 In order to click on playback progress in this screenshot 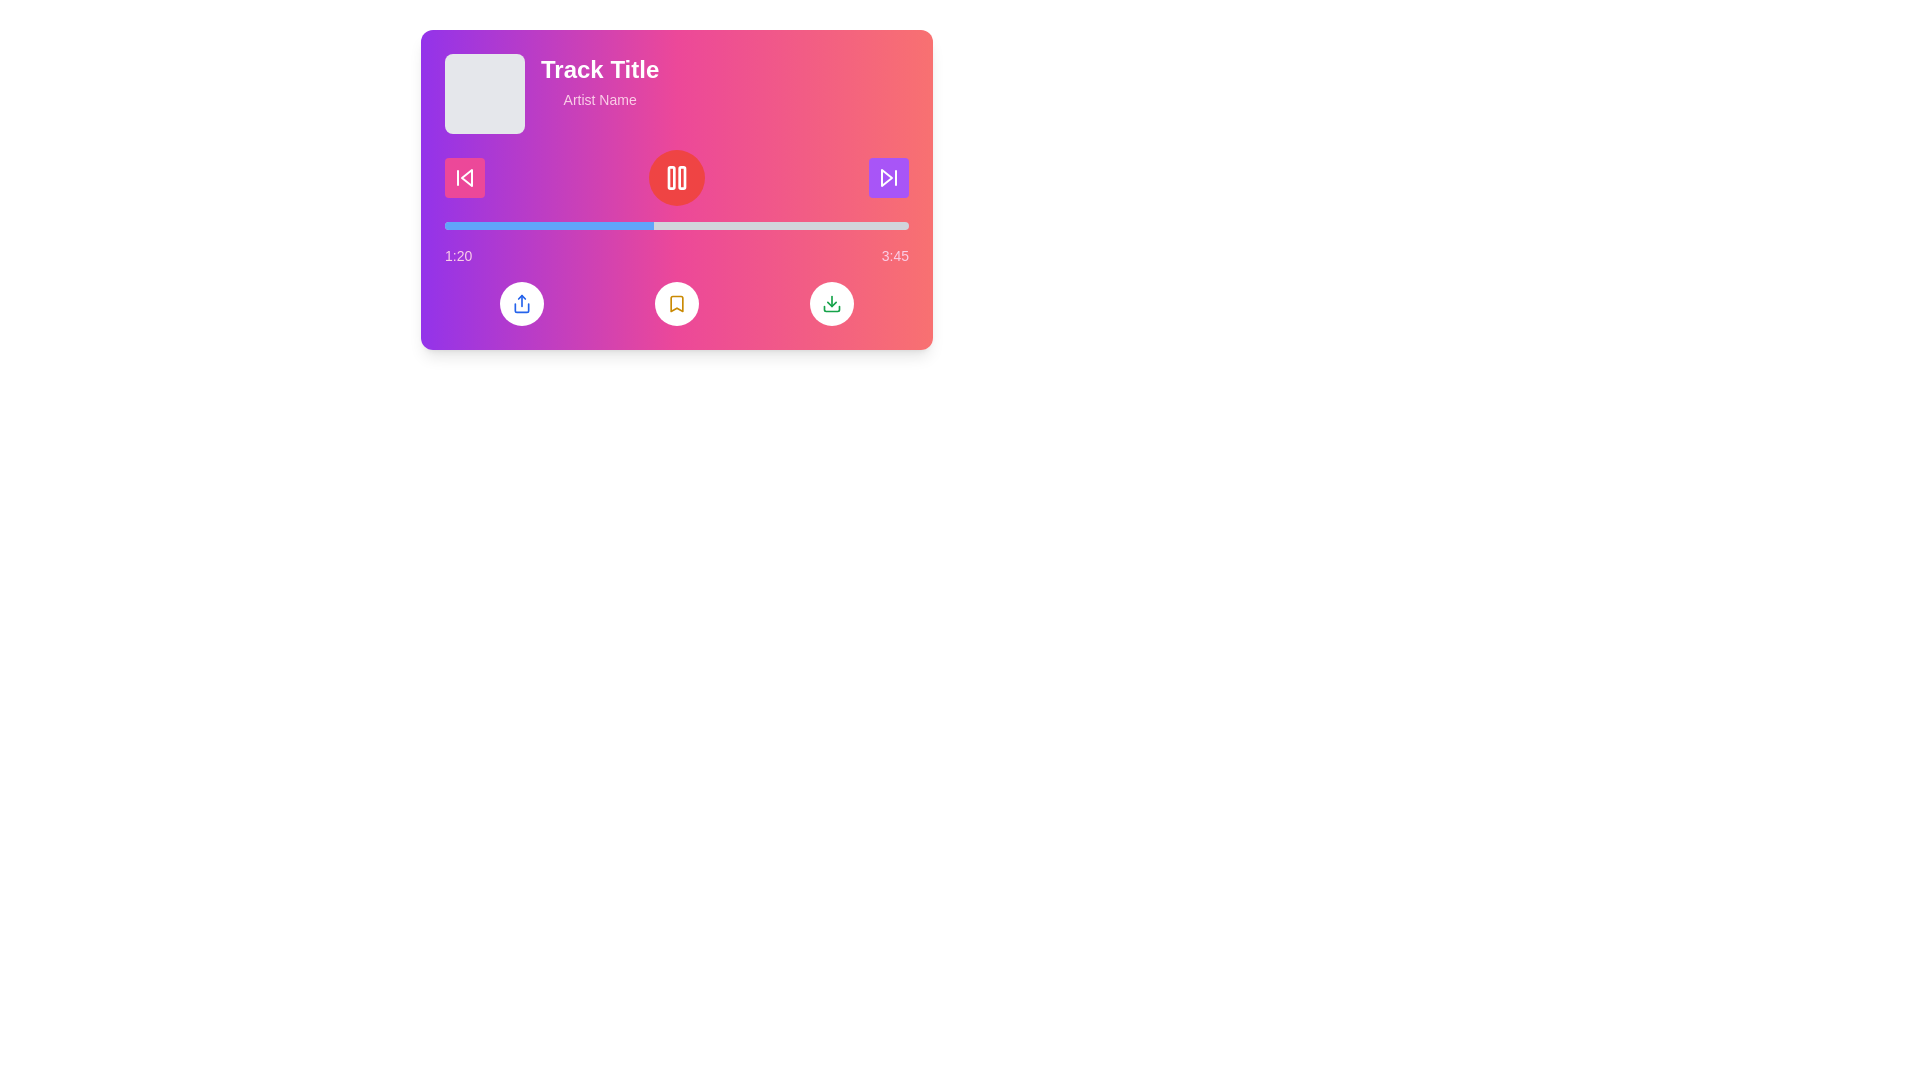, I will do `click(548, 225)`.